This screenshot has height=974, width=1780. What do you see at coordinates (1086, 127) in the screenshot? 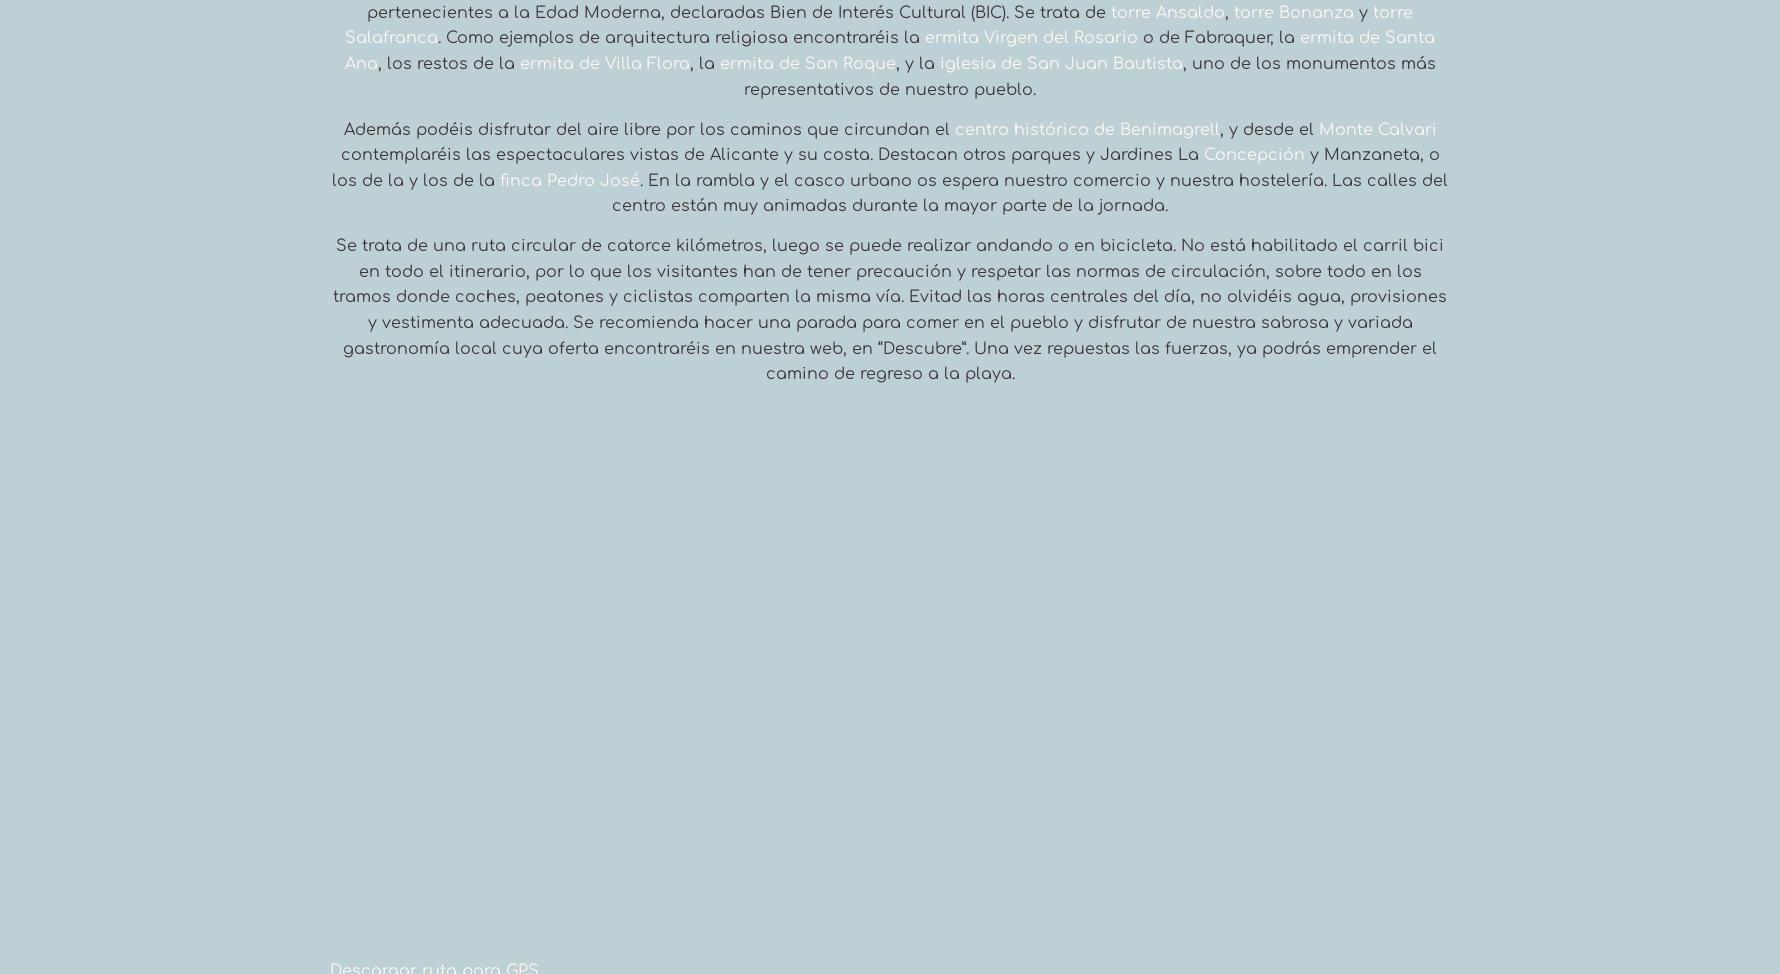
I see `'centro histórico de Benimagrell'` at bounding box center [1086, 127].